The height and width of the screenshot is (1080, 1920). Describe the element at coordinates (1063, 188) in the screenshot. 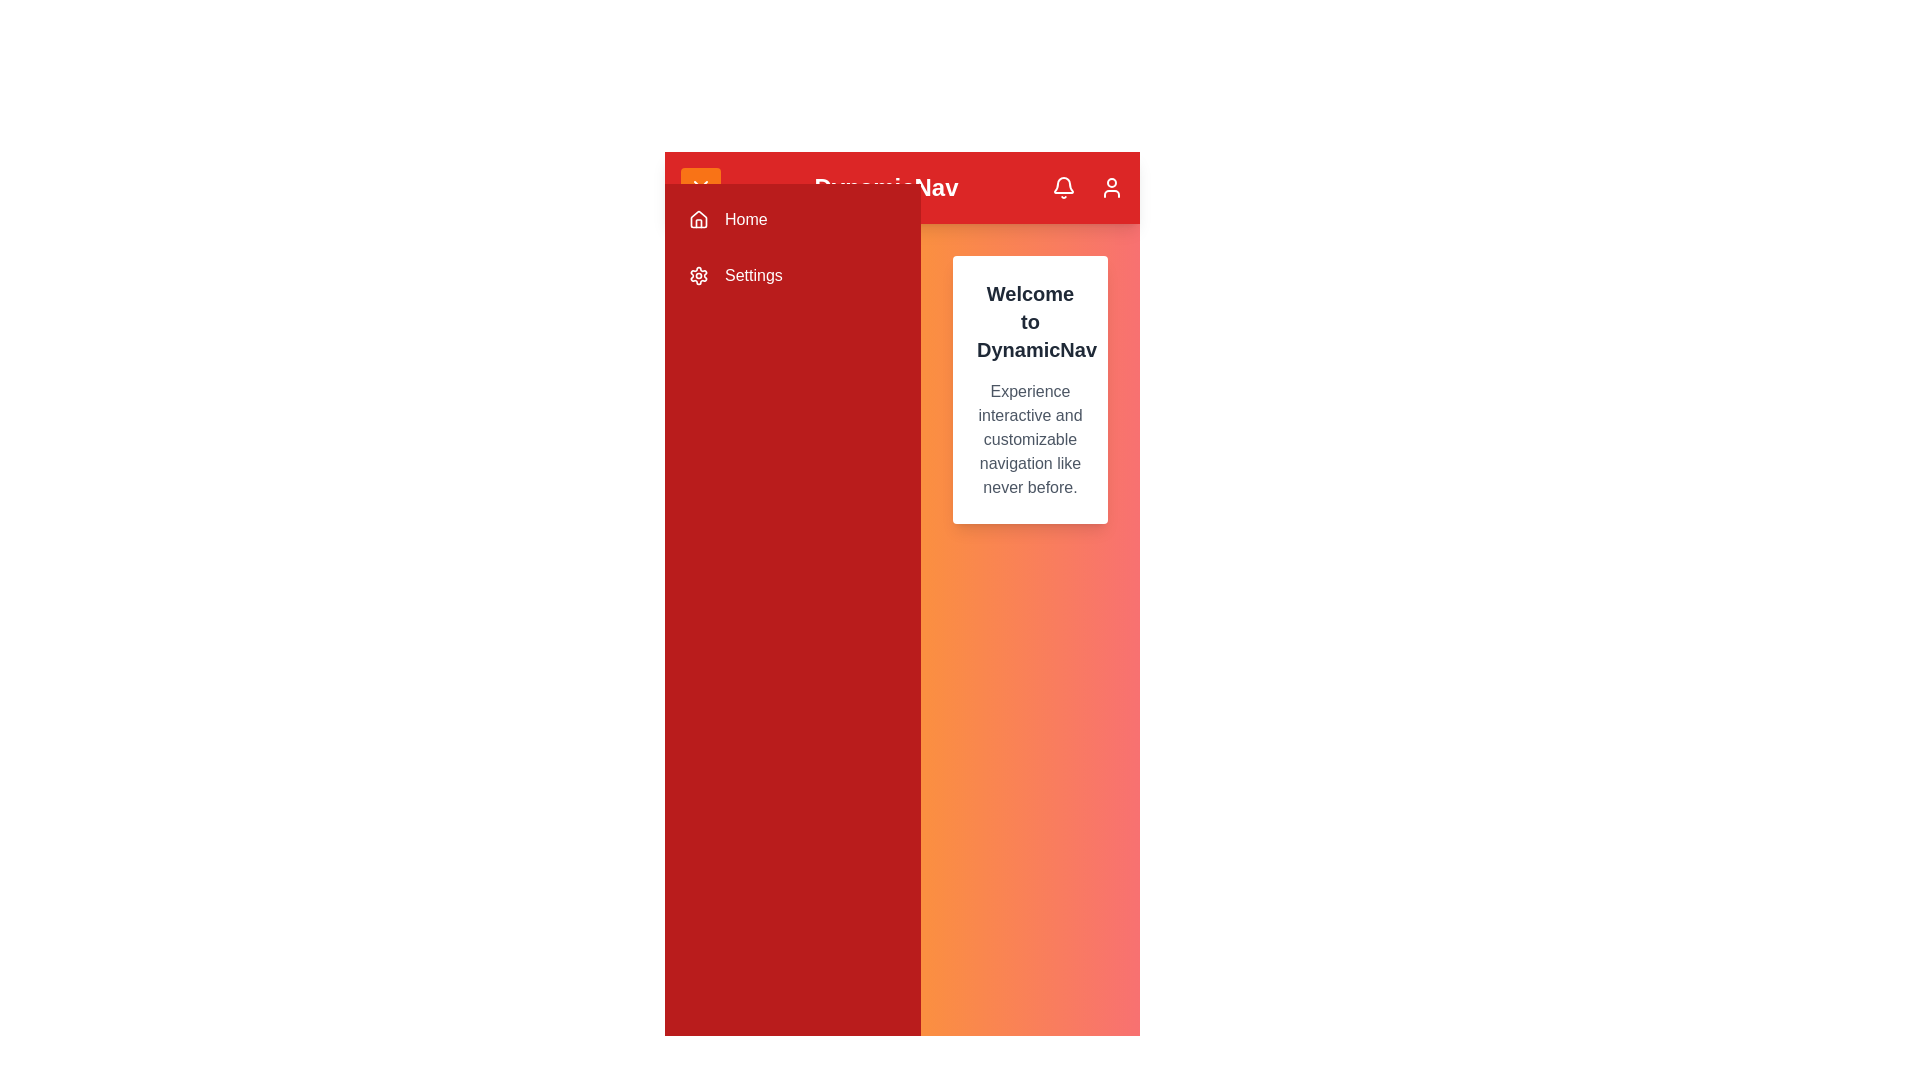

I see `the notification icon in the app bar` at that location.